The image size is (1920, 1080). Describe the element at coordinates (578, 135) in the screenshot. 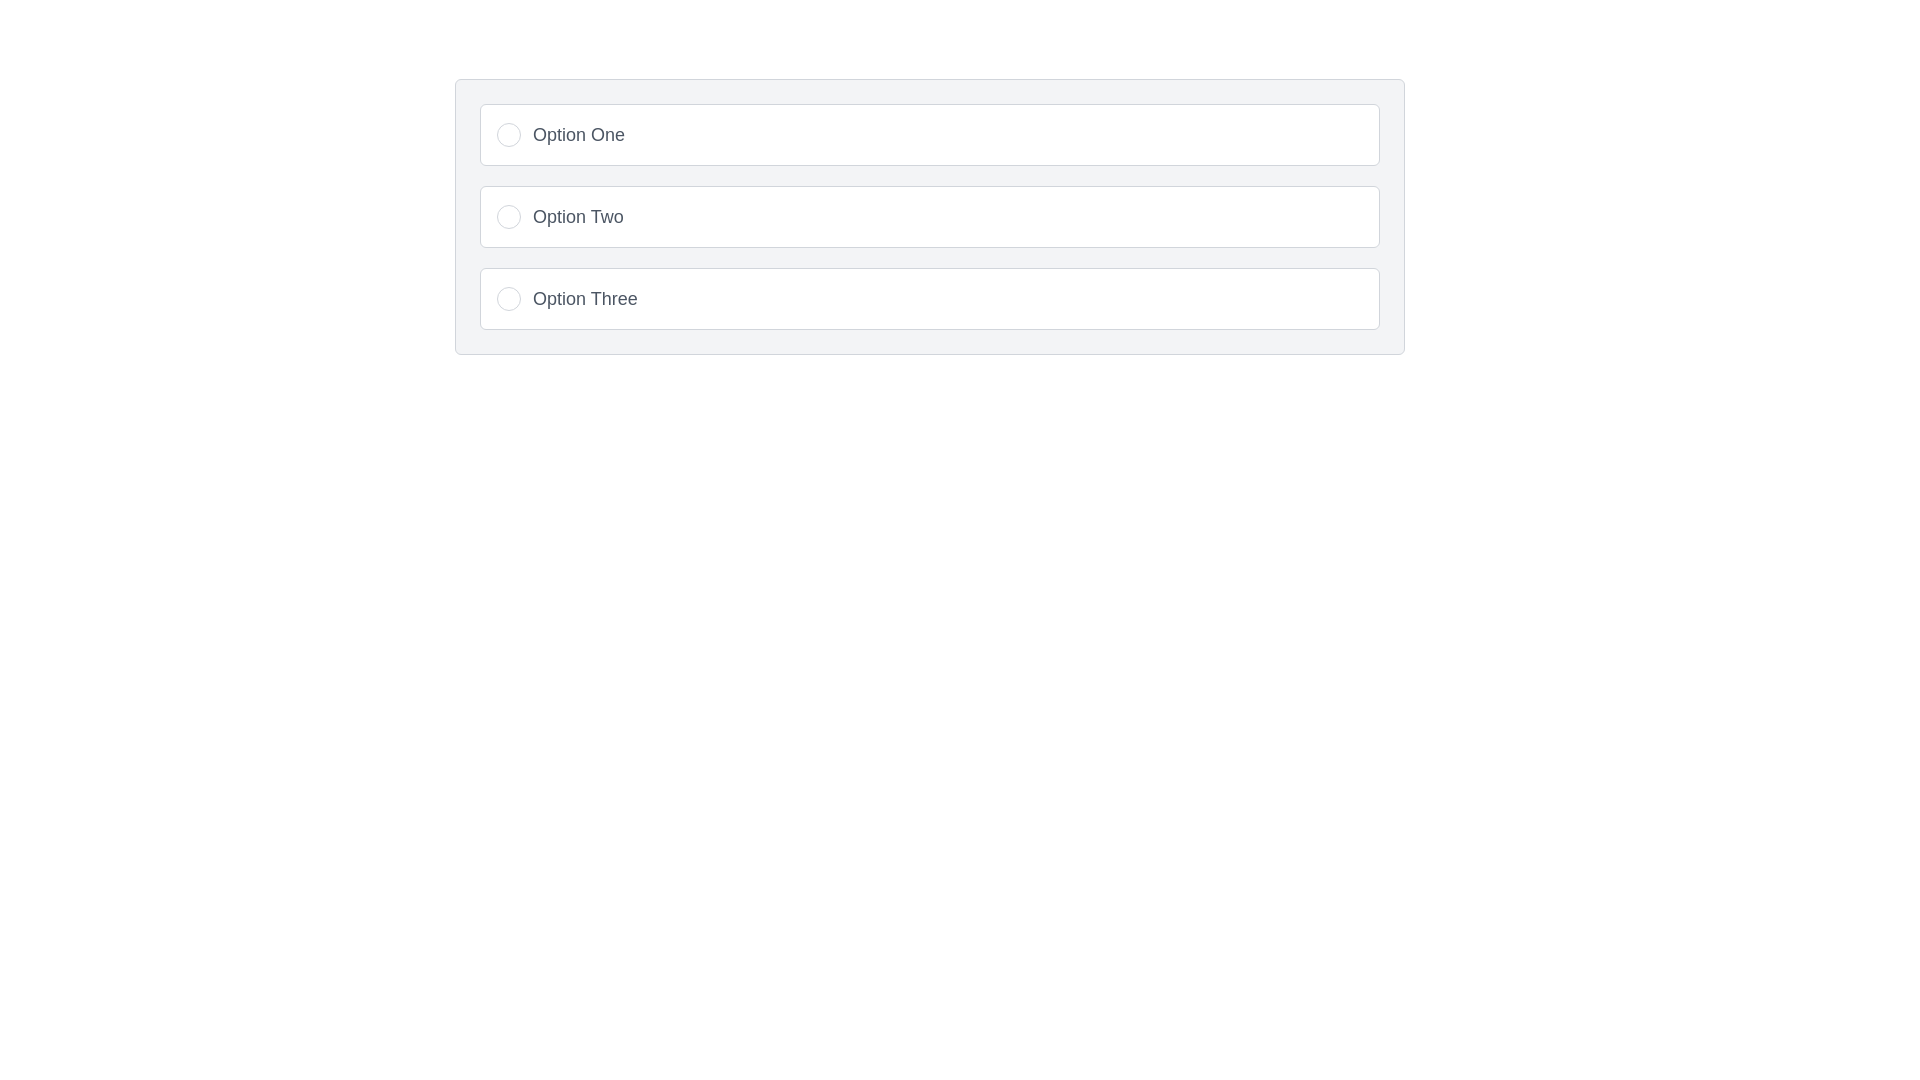

I see `the text label that reads 'Option One', which is styled in gray and positioned next to an unselected radio button in a vertical list` at that location.